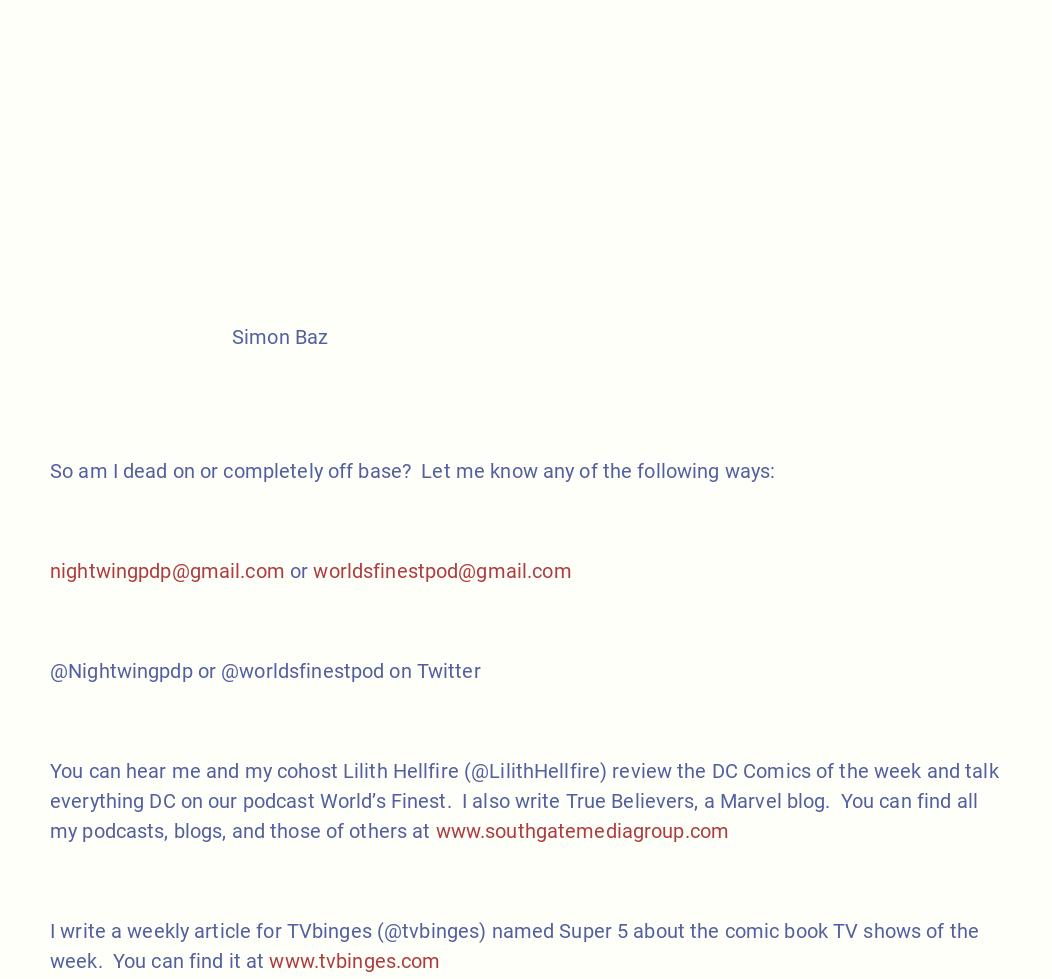 Image resolution: width=1052 pixels, height=979 pixels. I want to click on 'So am I dead on or completely off base?  Let me know any of the following ways:', so click(411, 470).